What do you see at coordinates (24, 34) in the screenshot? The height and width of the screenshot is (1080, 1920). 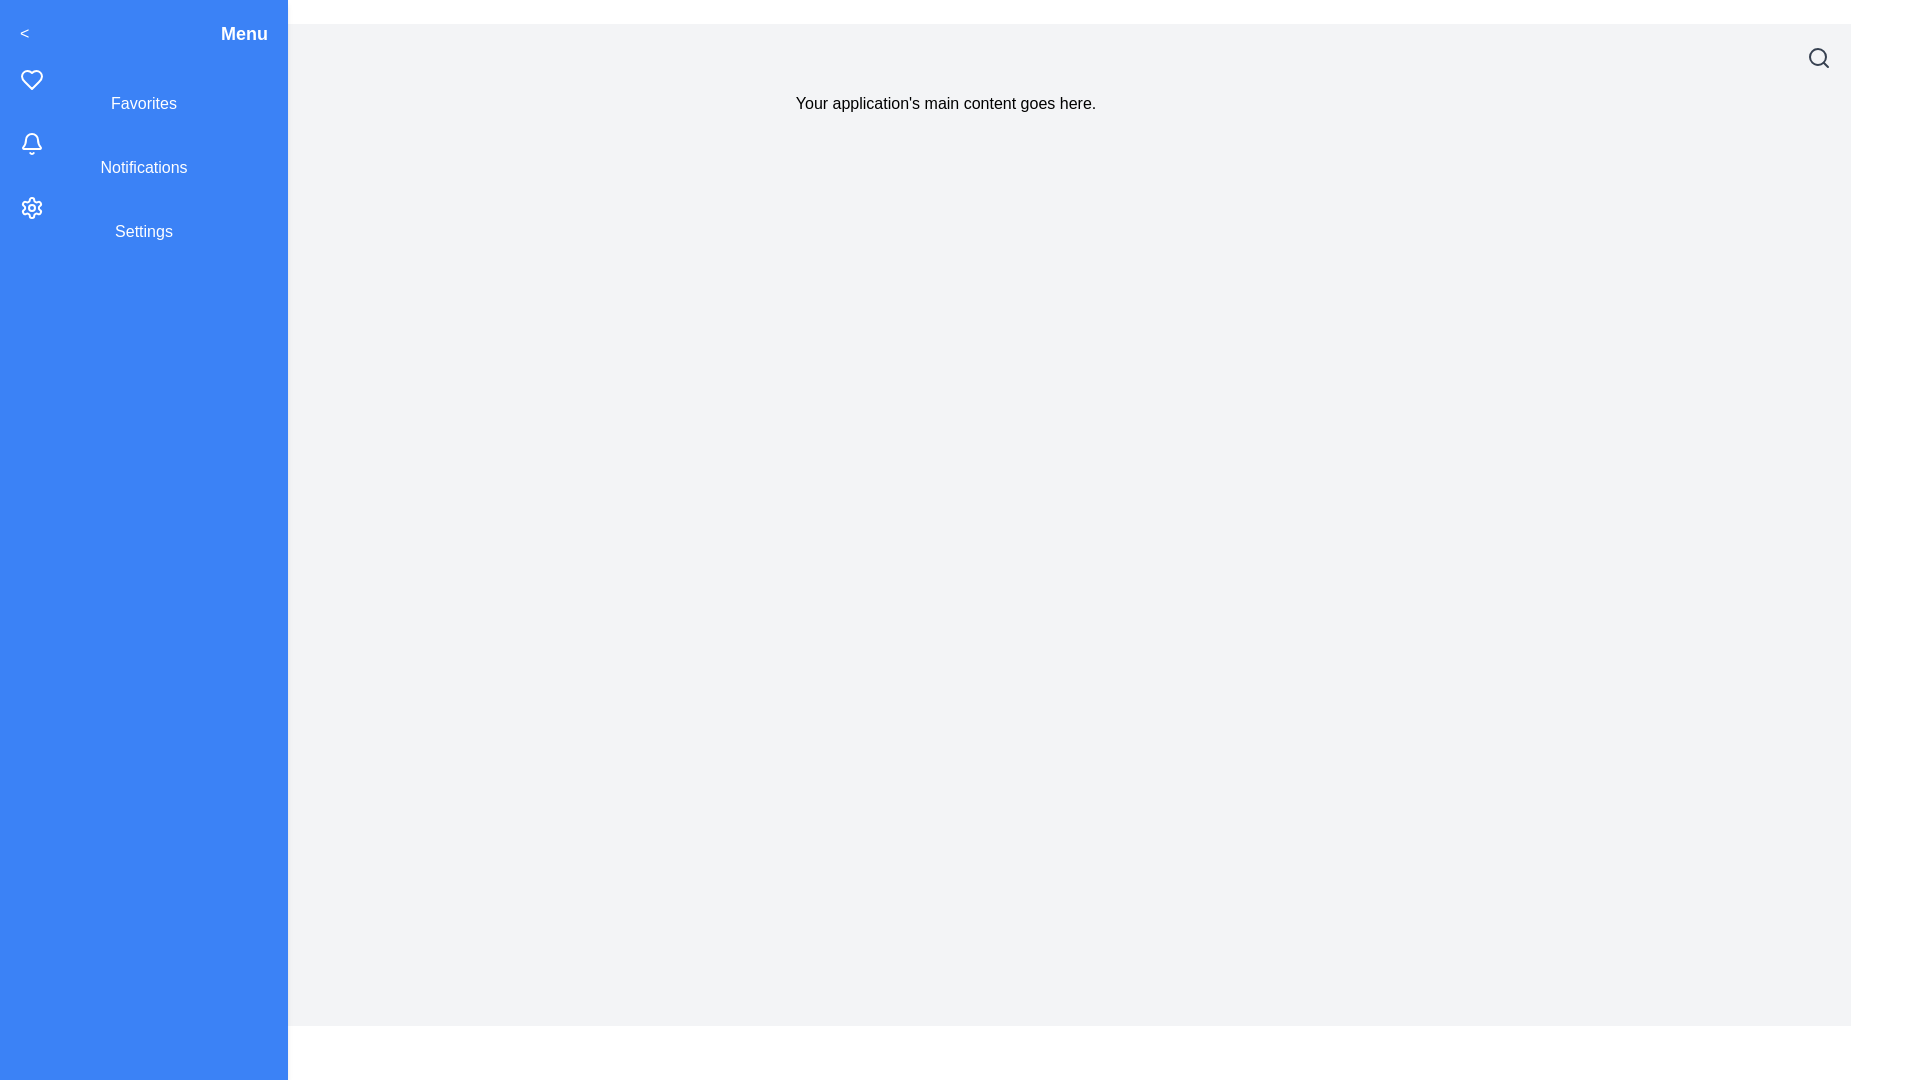 I see `the toggle button to toggle the drawer open or close` at bounding box center [24, 34].